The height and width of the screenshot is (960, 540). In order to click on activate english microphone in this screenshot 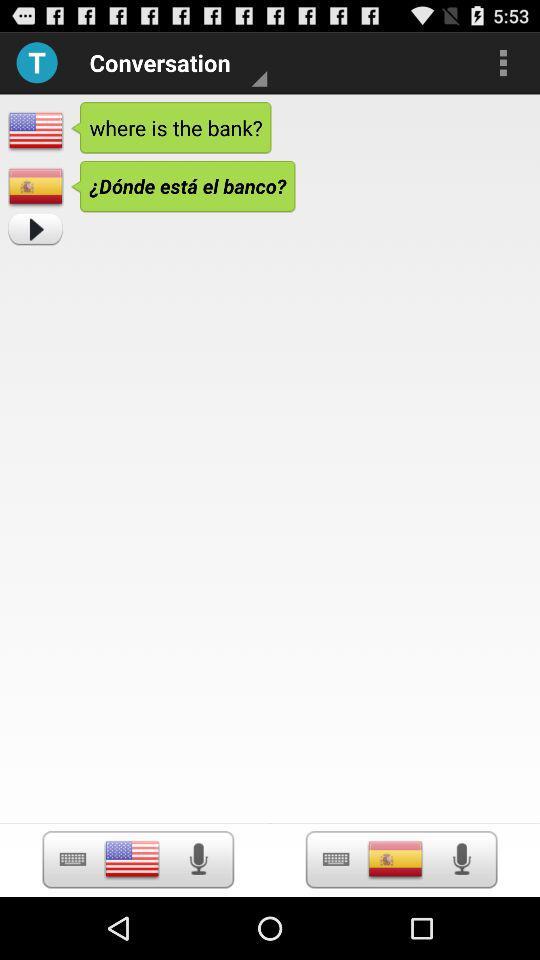, I will do `click(198, 858)`.